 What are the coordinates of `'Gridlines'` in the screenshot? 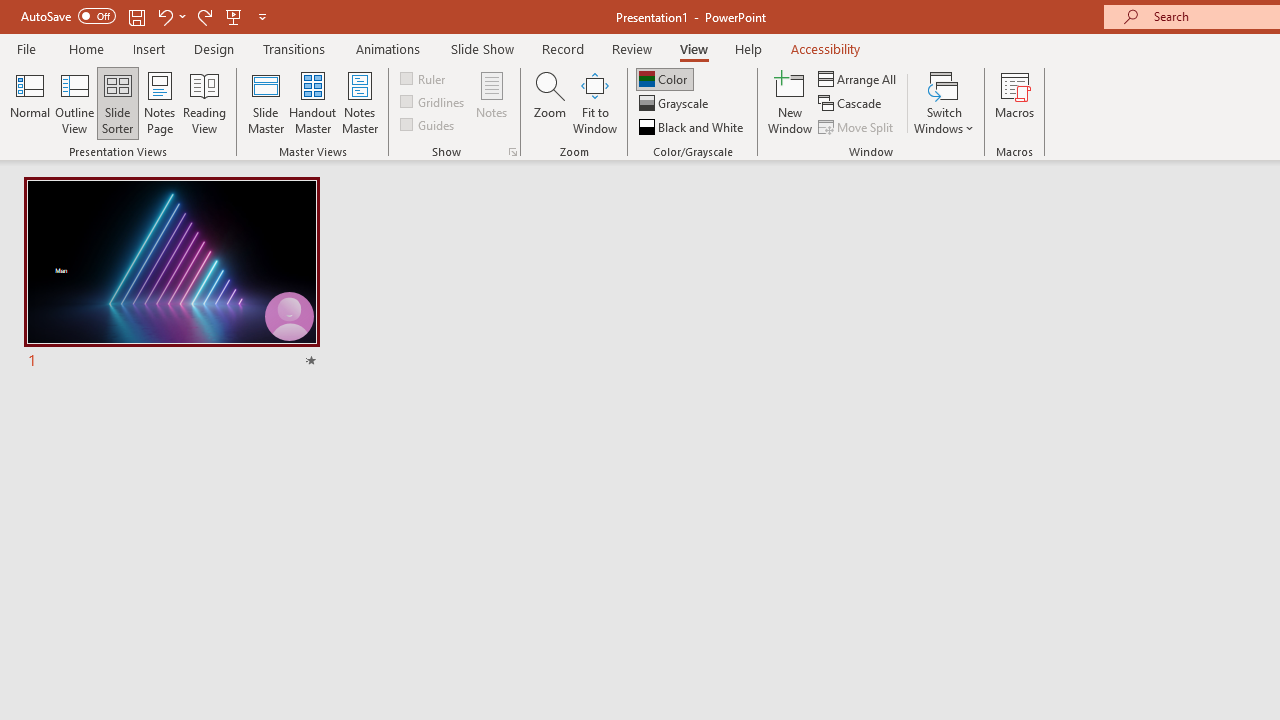 It's located at (432, 101).